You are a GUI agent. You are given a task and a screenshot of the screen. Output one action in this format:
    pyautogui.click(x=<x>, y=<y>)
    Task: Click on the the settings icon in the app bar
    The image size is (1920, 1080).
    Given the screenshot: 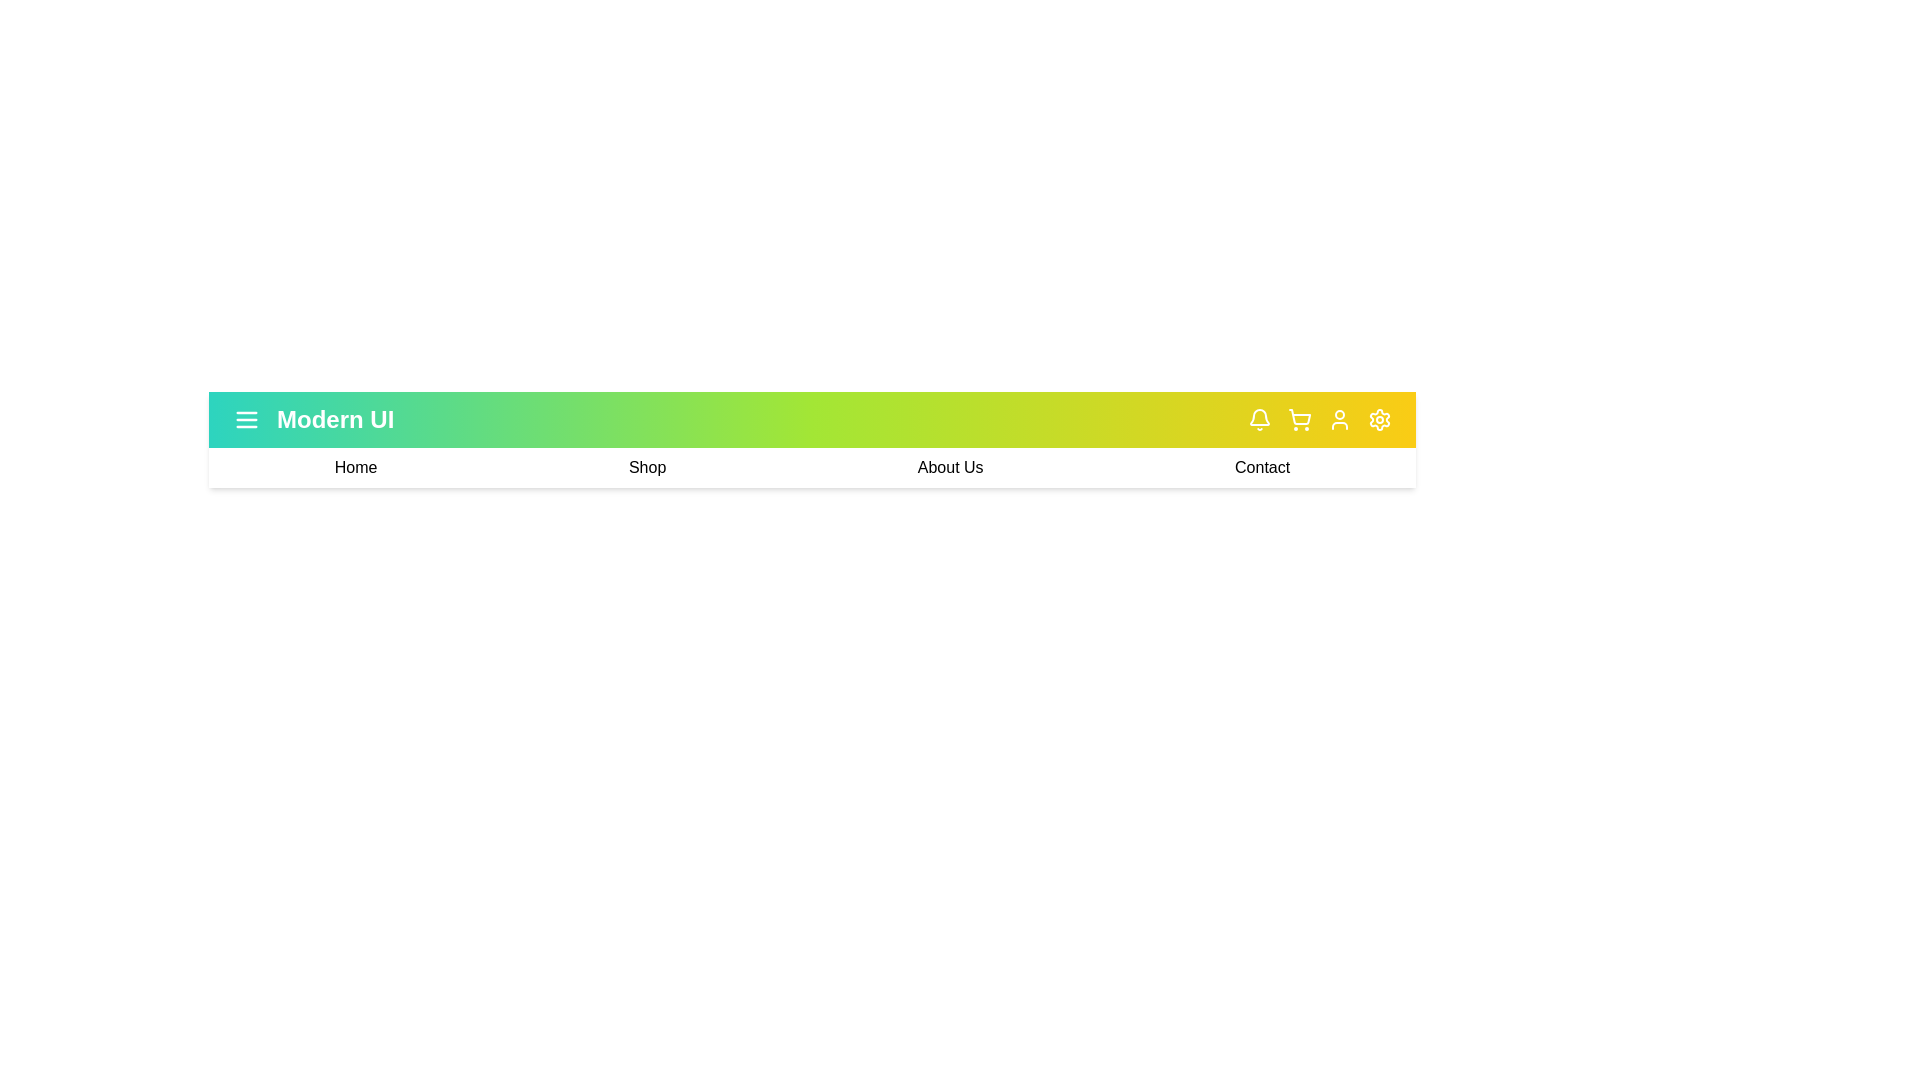 What is the action you would take?
    pyautogui.click(x=1379, y=419)
    